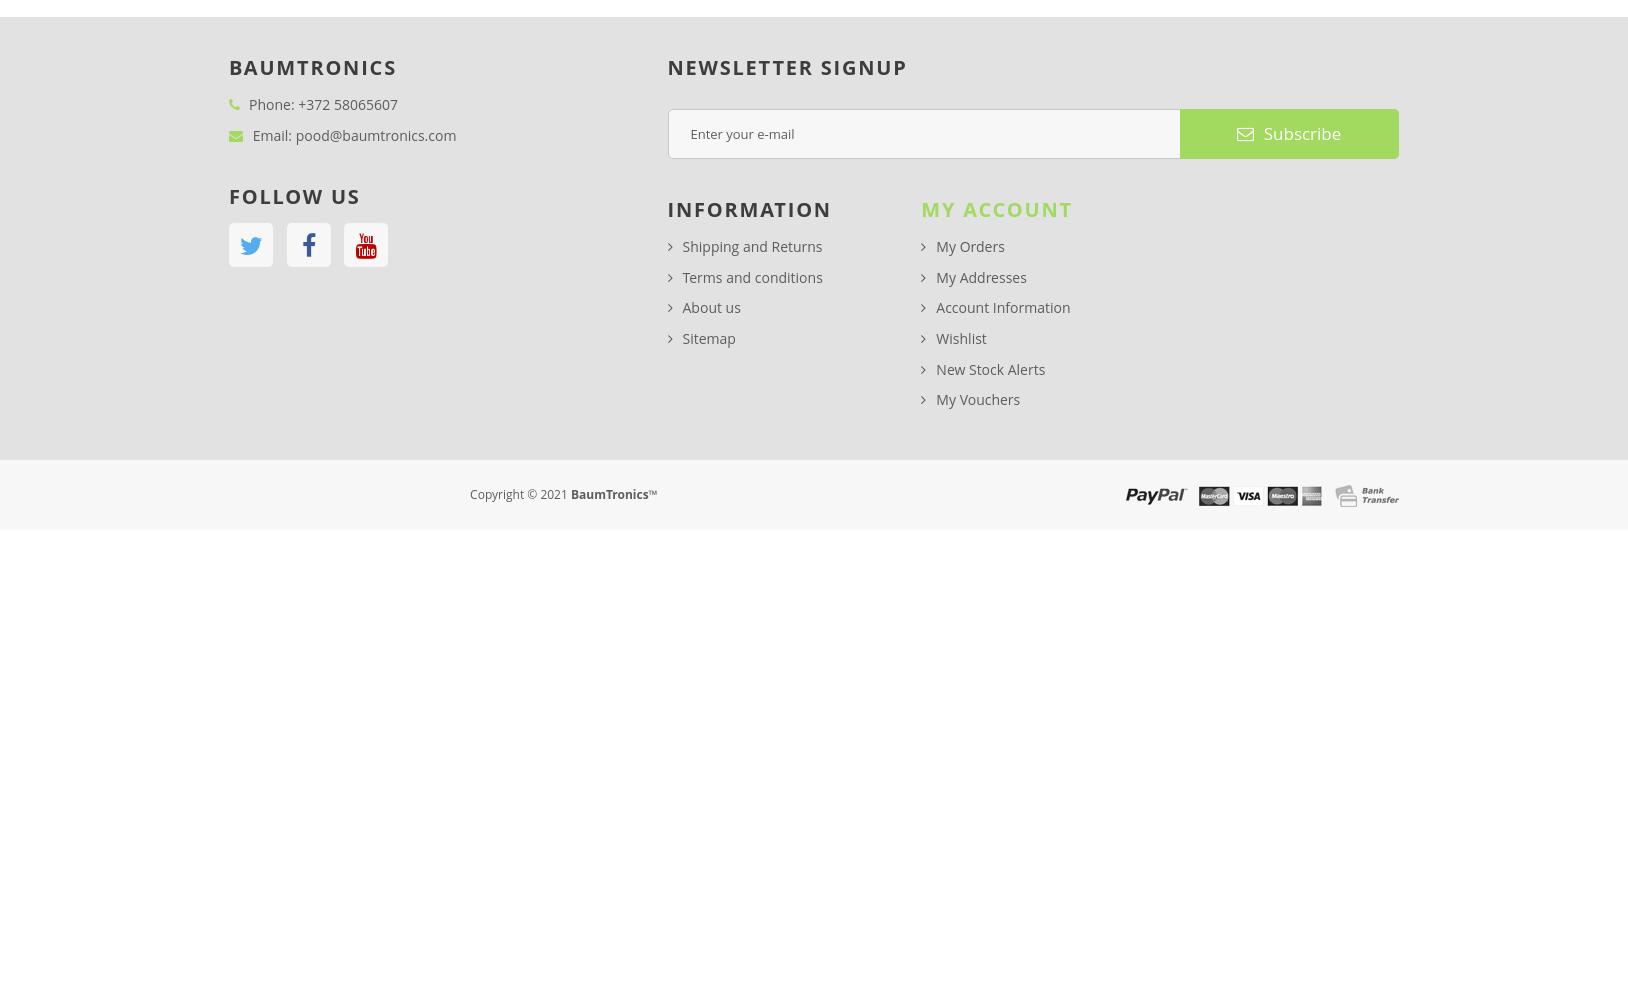 This screenshot has height=1000, width=1628. Describe the element at coordinates (934, 244) in the screenshot. I see `'My Orders'` at that location.